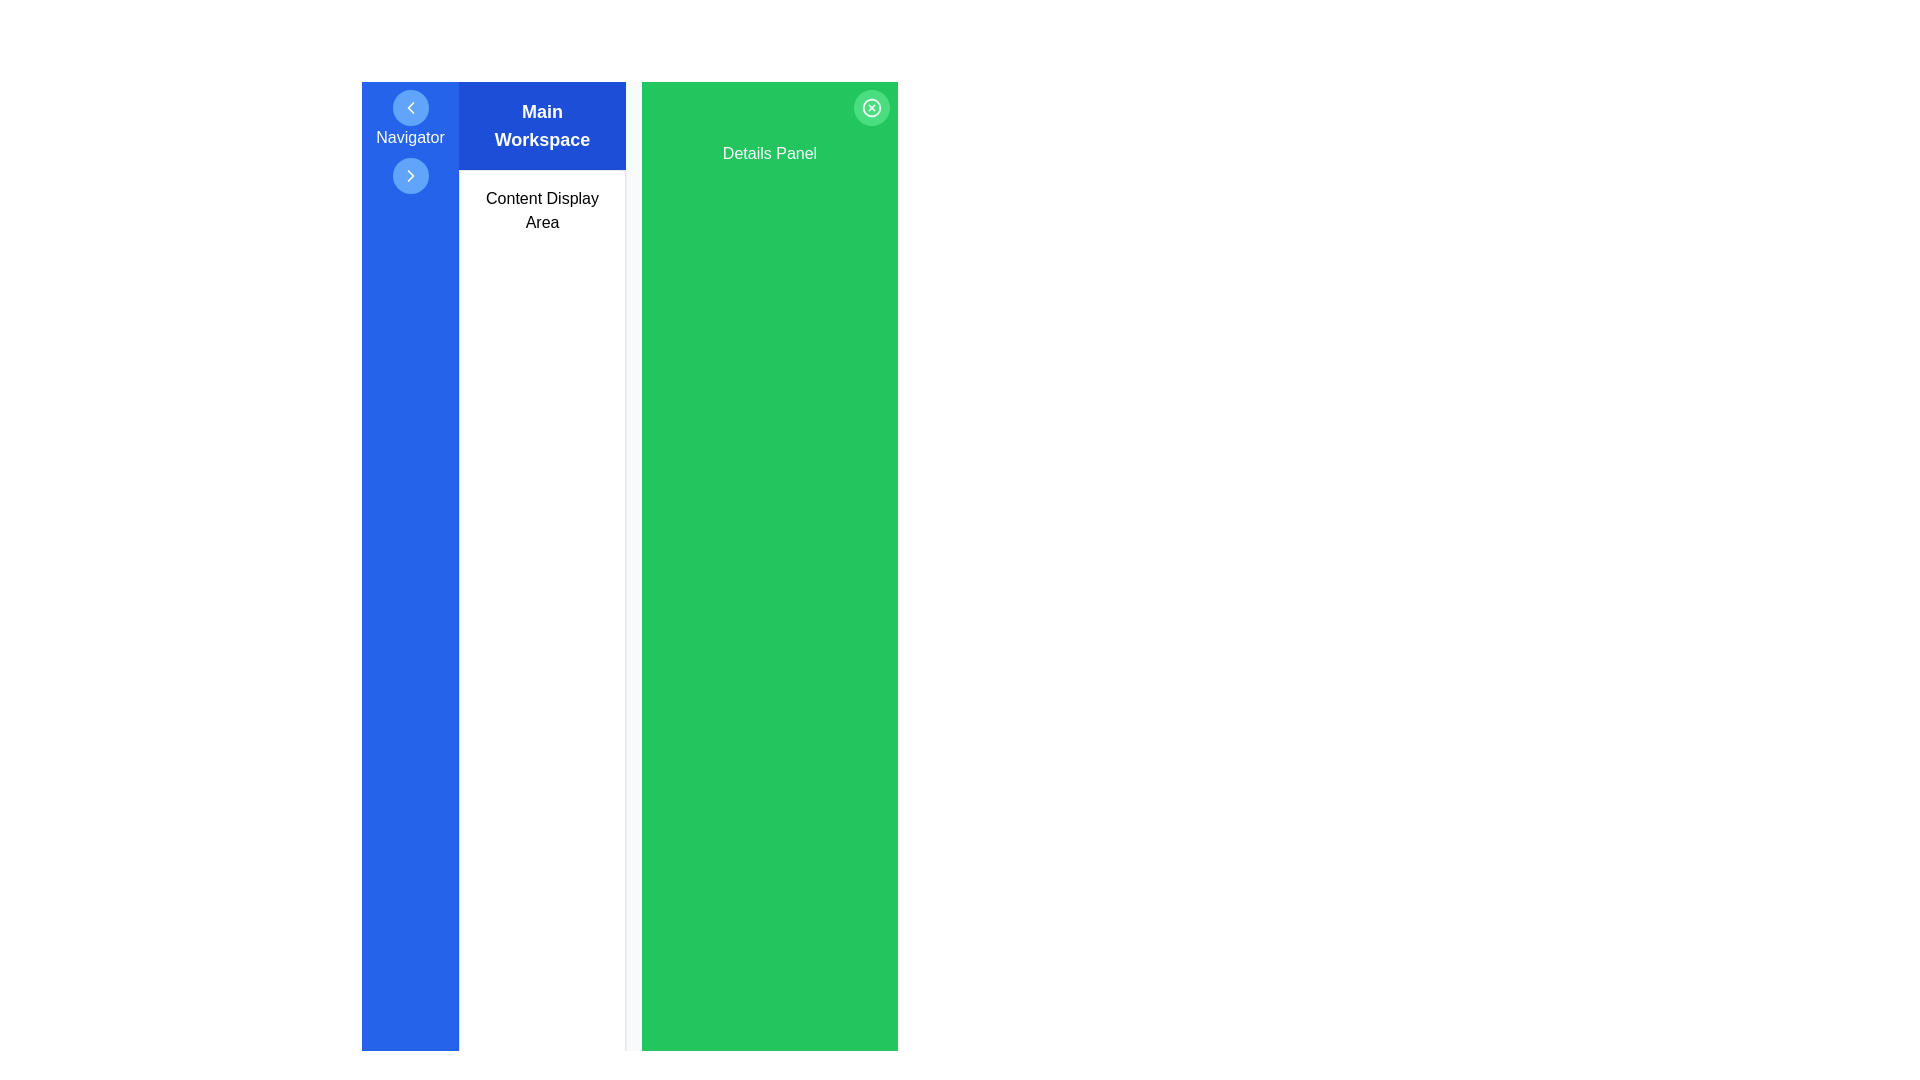 This screenshot has height=1080, width=1920. Describe the element at coordinates (409, 175) in the screenshot. I see `the second button` at that location.